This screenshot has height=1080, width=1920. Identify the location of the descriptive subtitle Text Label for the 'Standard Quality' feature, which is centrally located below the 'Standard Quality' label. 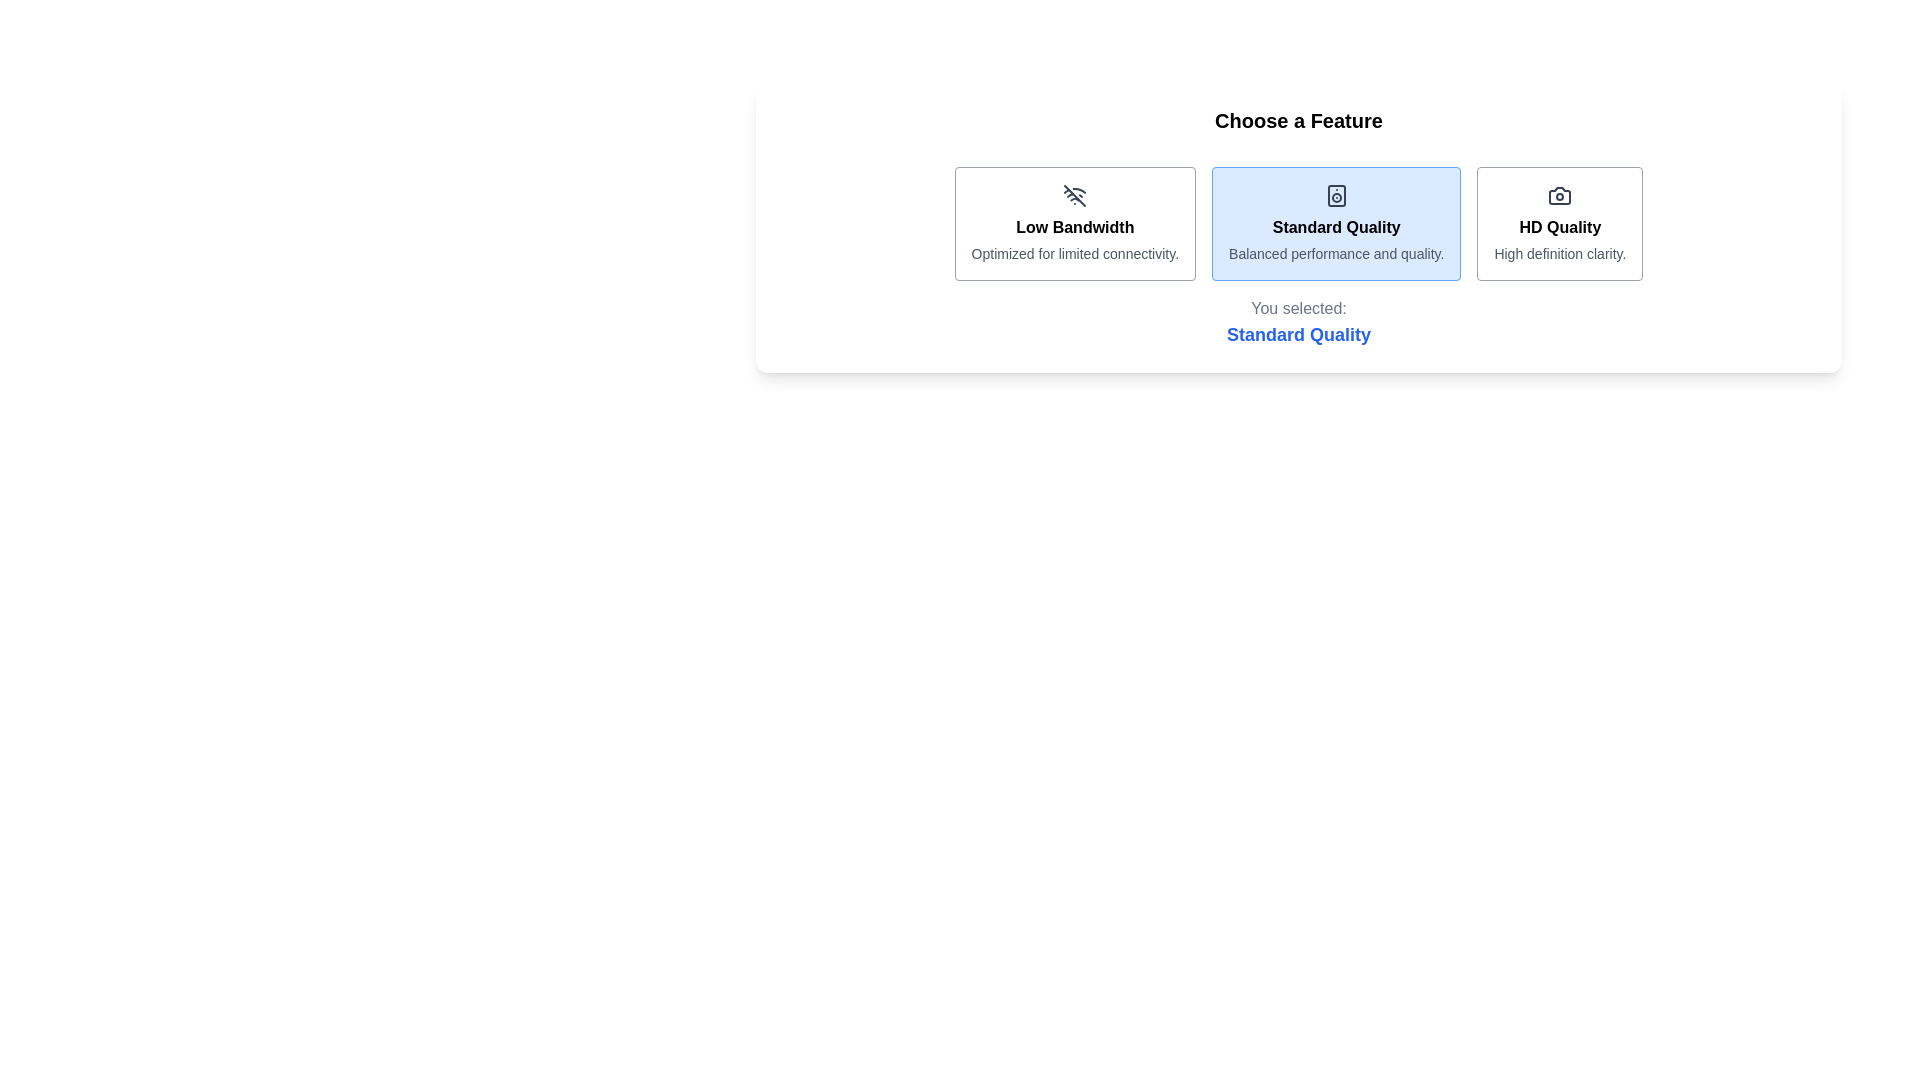
(1336, 253).